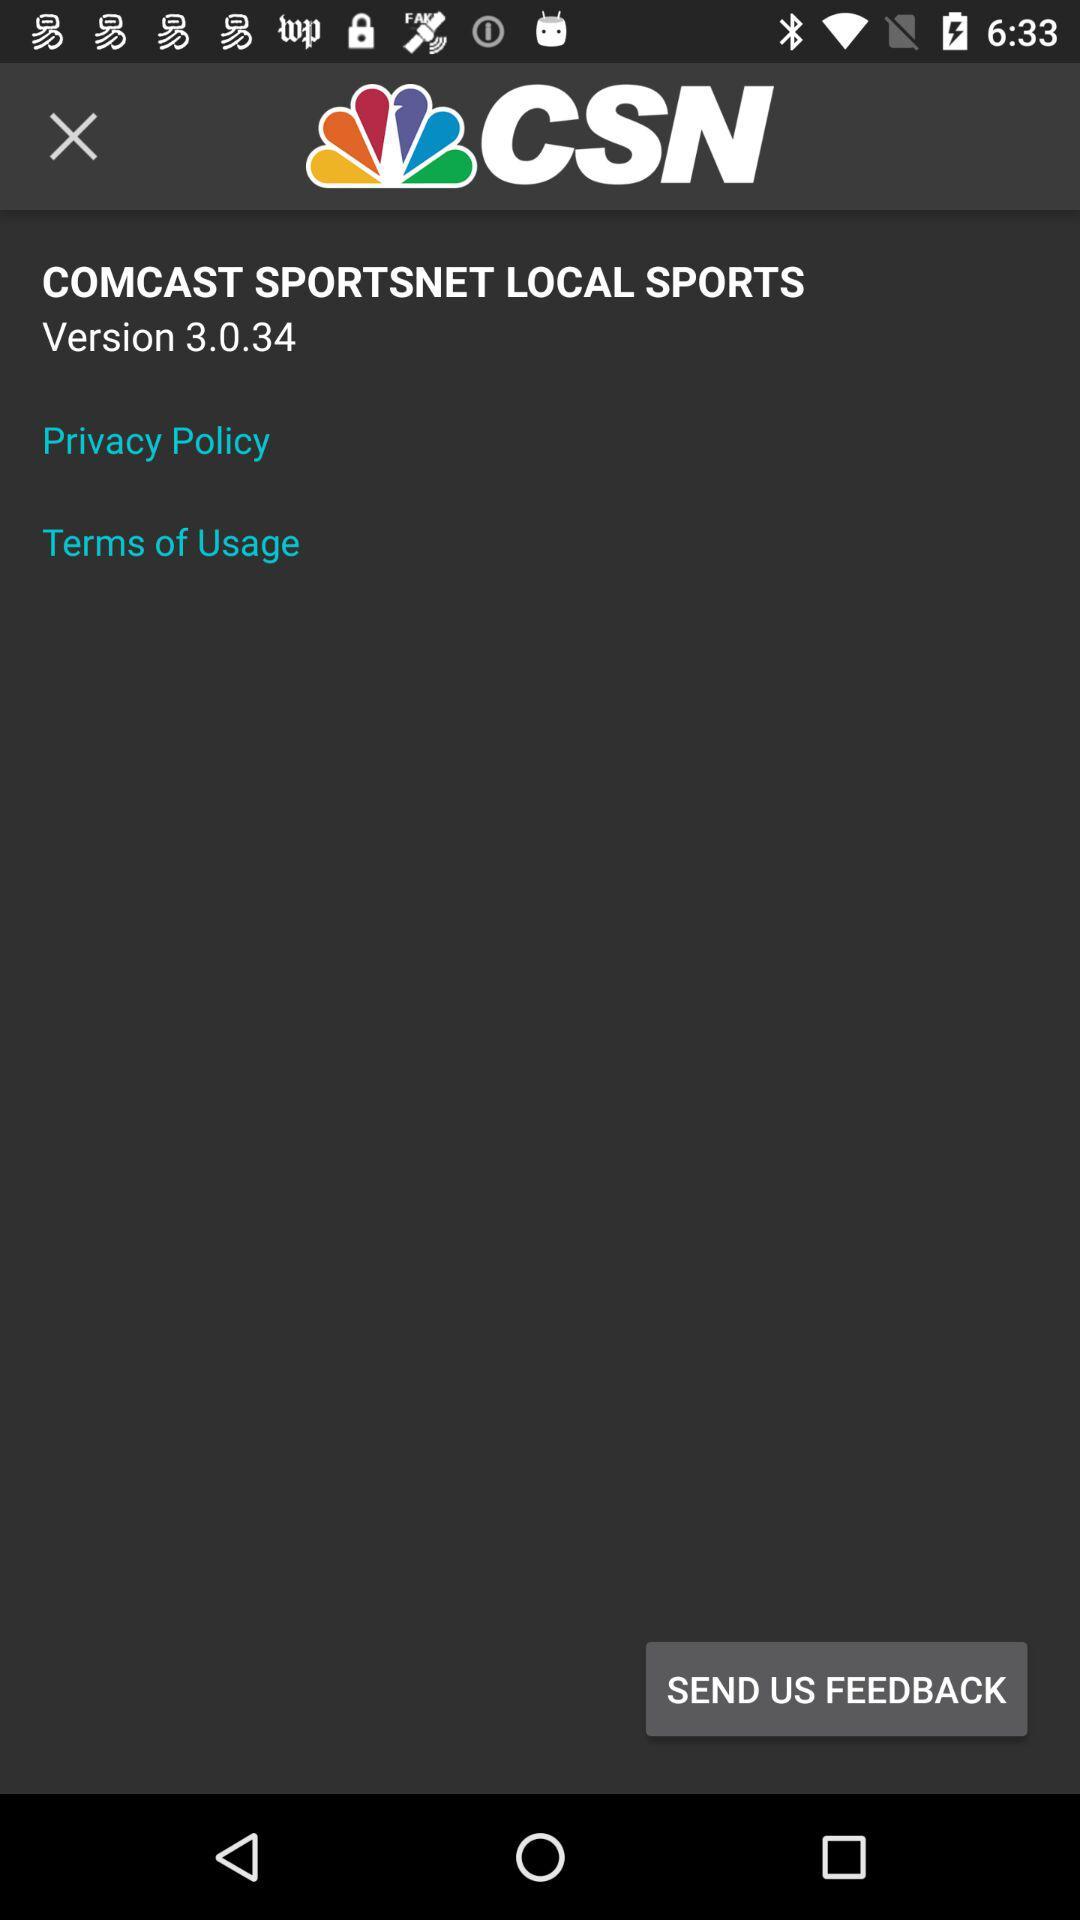 The height and width of the screenshot is (1920, 1080). Describe the element at coordinates (168, 438) in the screenshot. I see `privacy policy item` at that location.